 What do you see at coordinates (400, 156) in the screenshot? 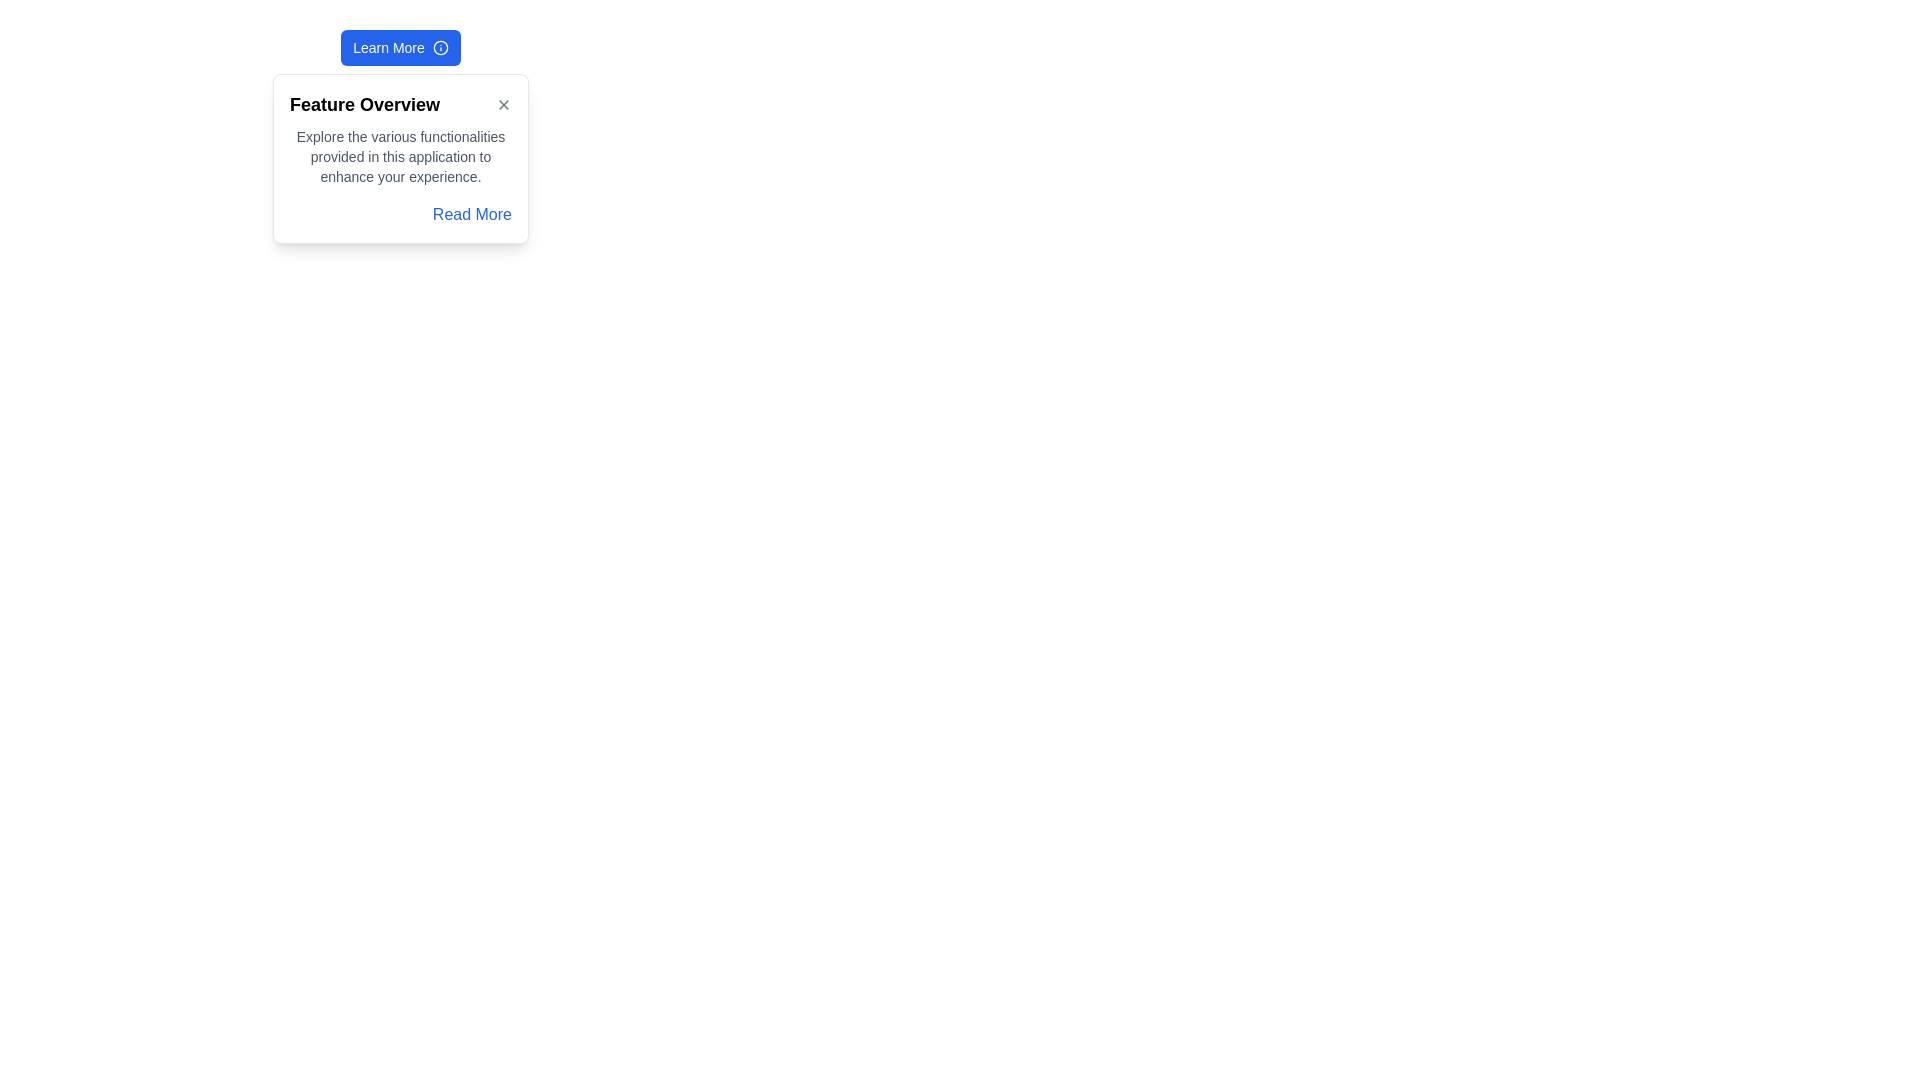
I see `the text paragraph styled with a small font size and gray color, which contains the sentence: "Explore the various functionalities provided in this application to enhance your experience." This text is located within a card-like structure, directly beneath the 'Feature Overview' header and above the 'Read More' text link` at bounding box center [400, 156].